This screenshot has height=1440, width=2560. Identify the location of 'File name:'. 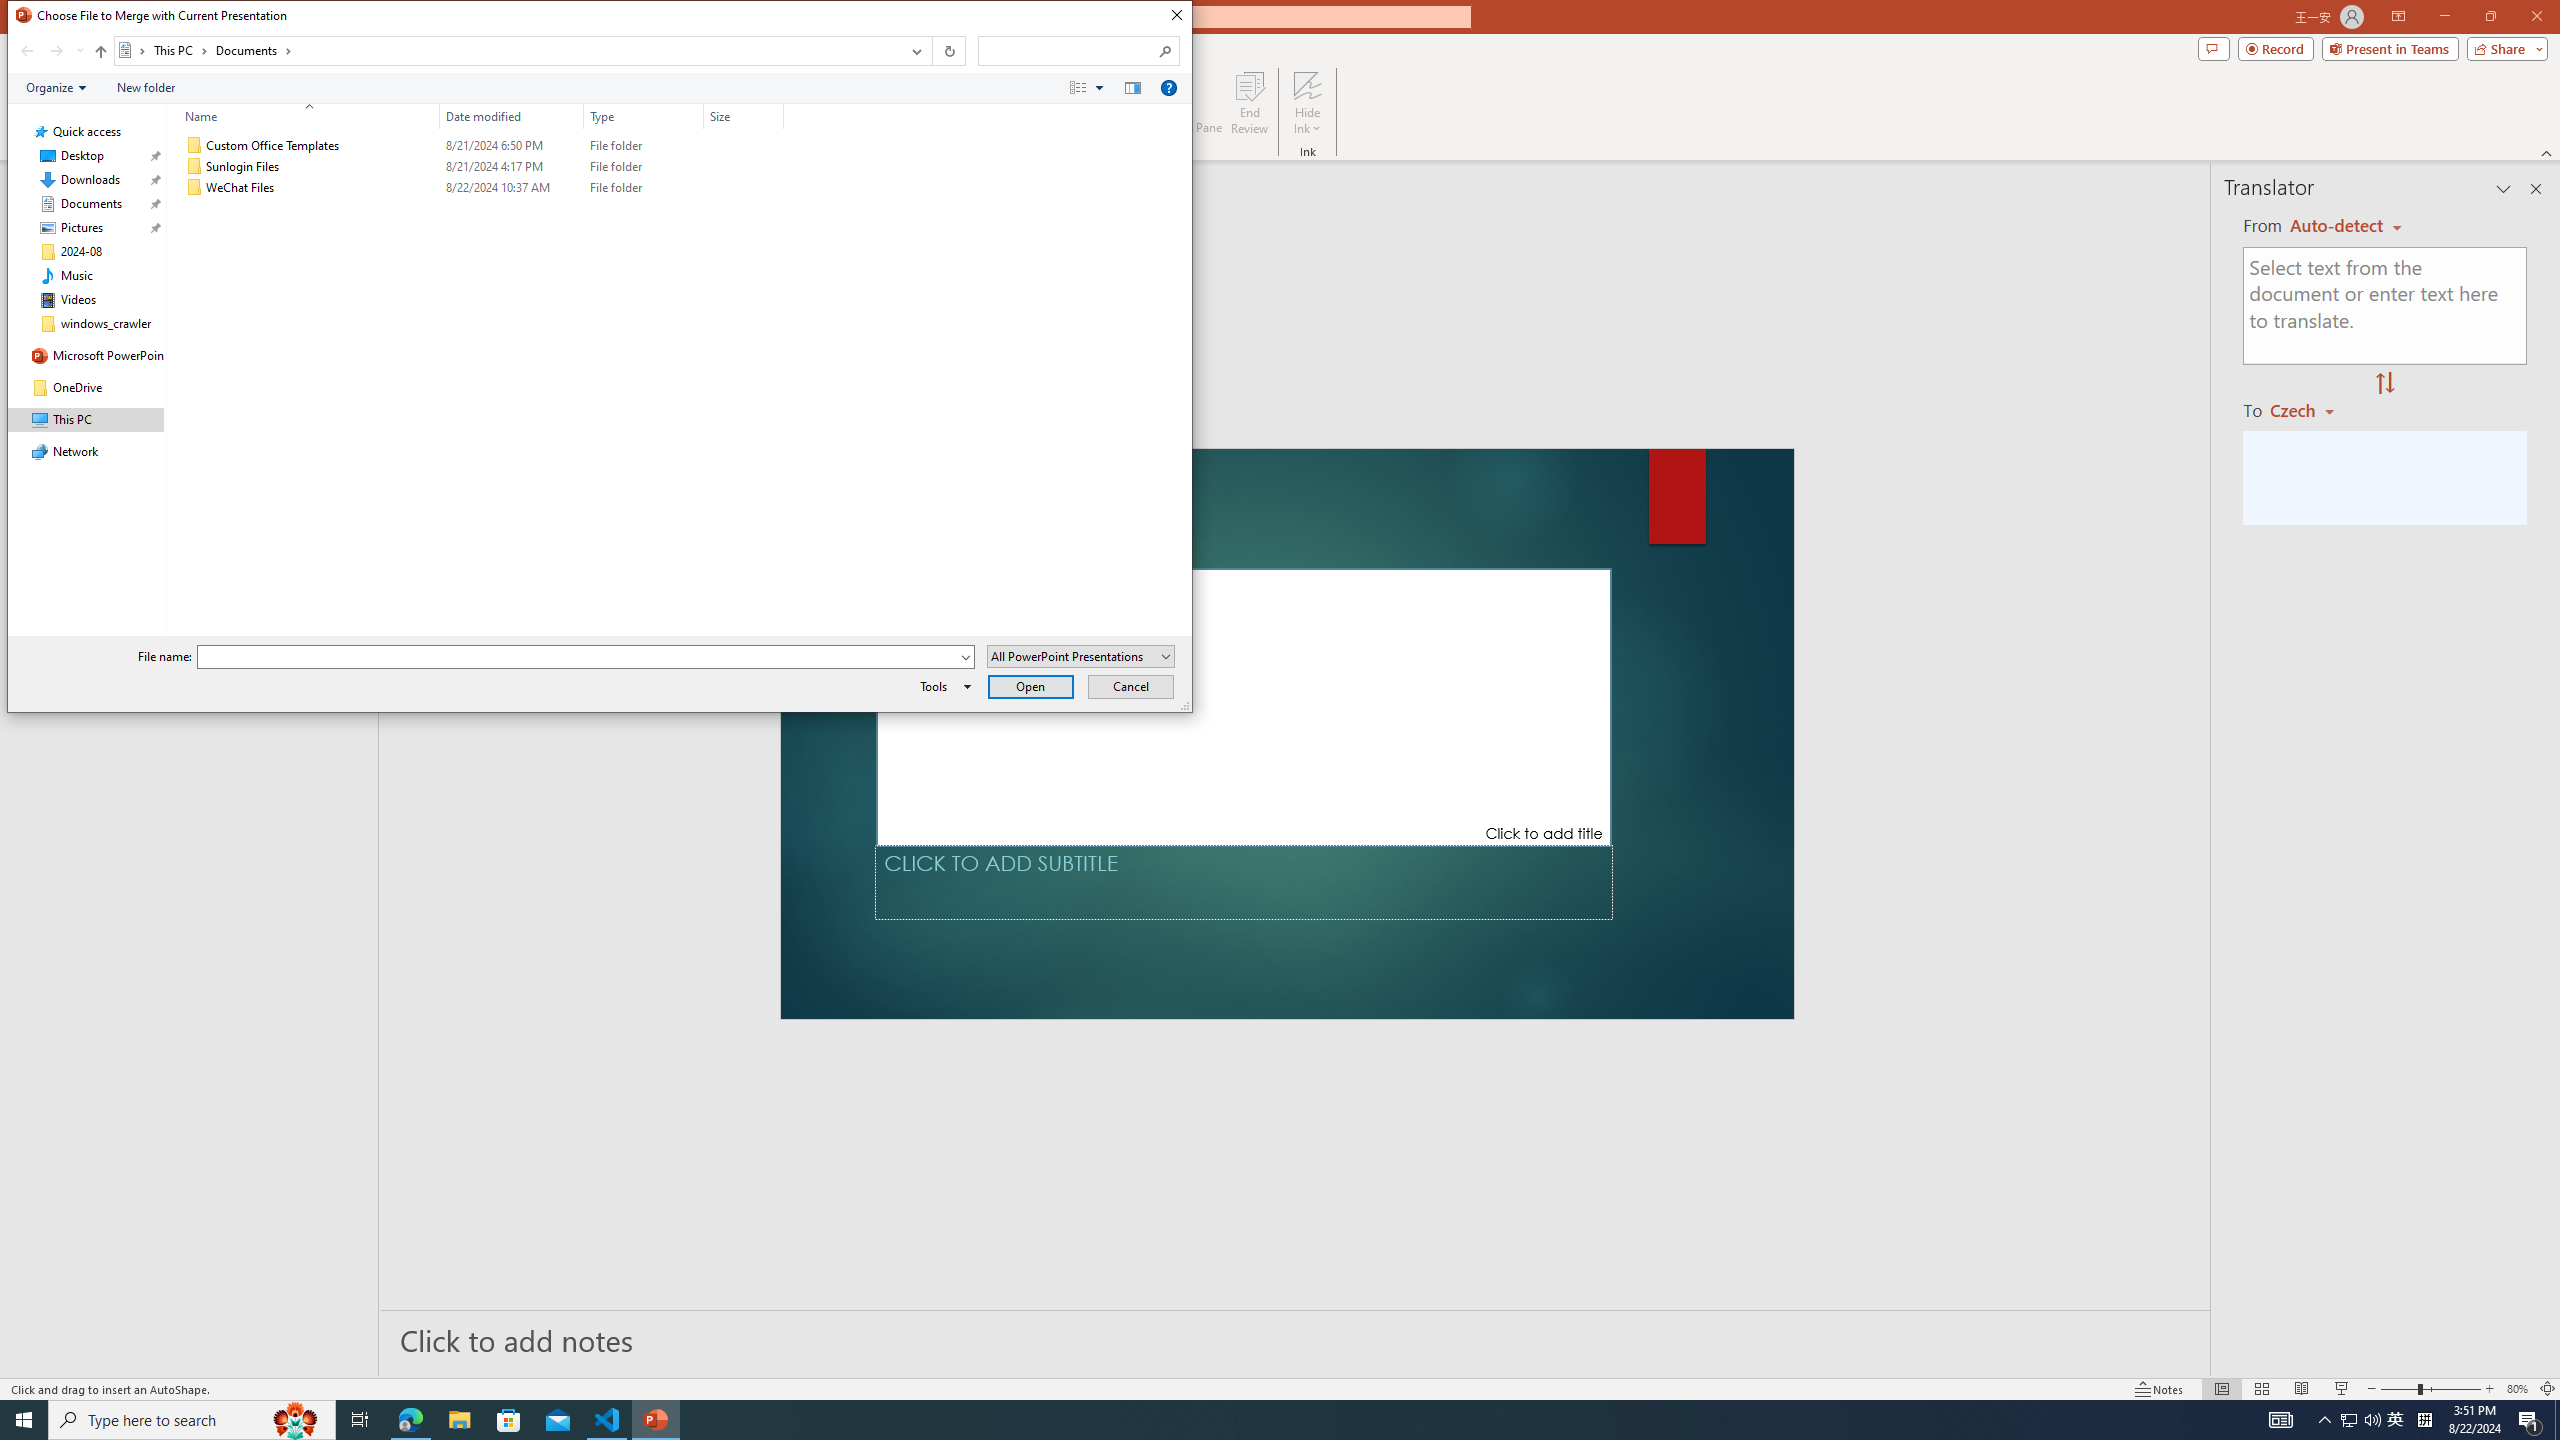
(586, 656).